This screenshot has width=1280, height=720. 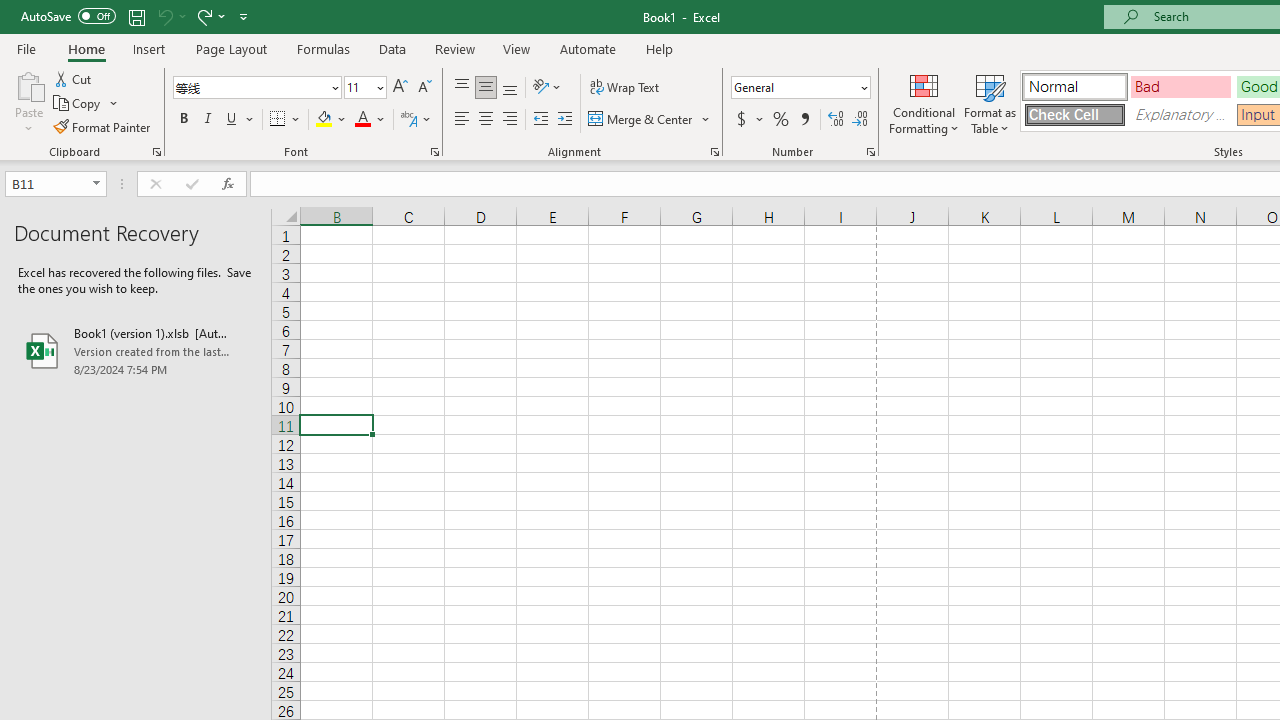 What do you see at coordinates (714, 150) in the screenshot?
I see `'Format Cell Alignment'` at bounding box center [714, 150].